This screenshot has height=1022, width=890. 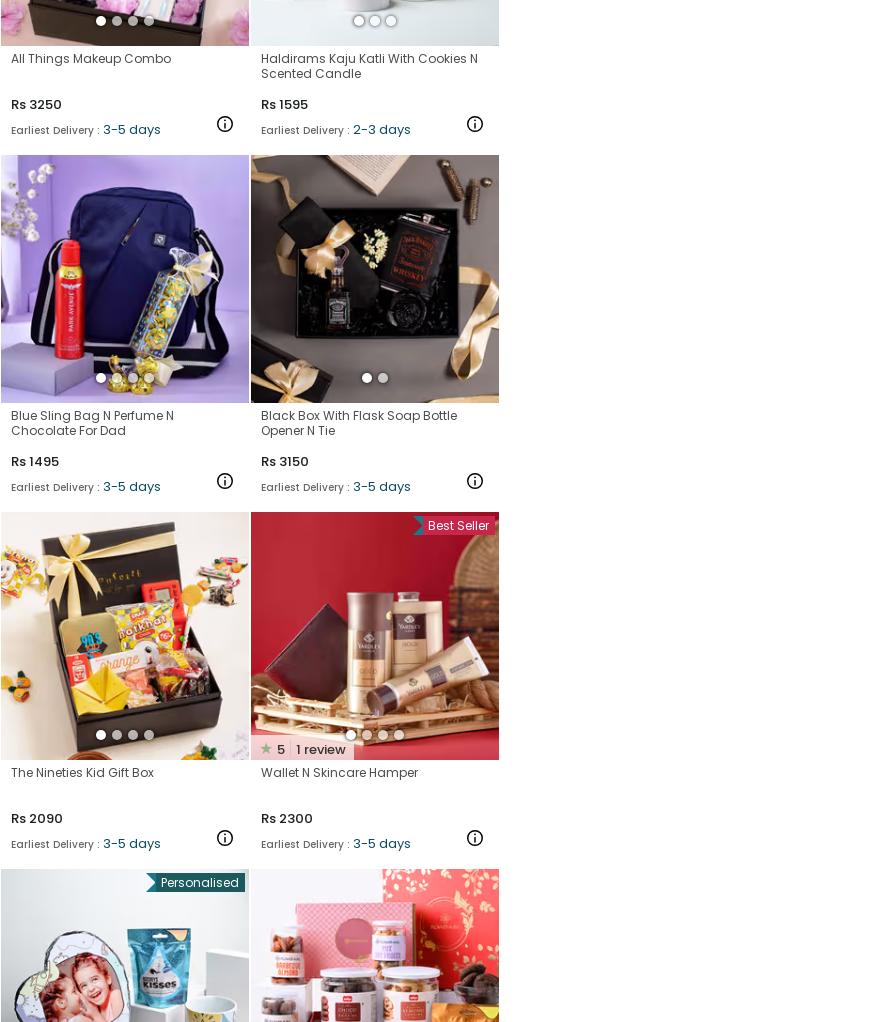 I want to click on 'Wallet N Skincare Hamper', so click(x=339, y=771).